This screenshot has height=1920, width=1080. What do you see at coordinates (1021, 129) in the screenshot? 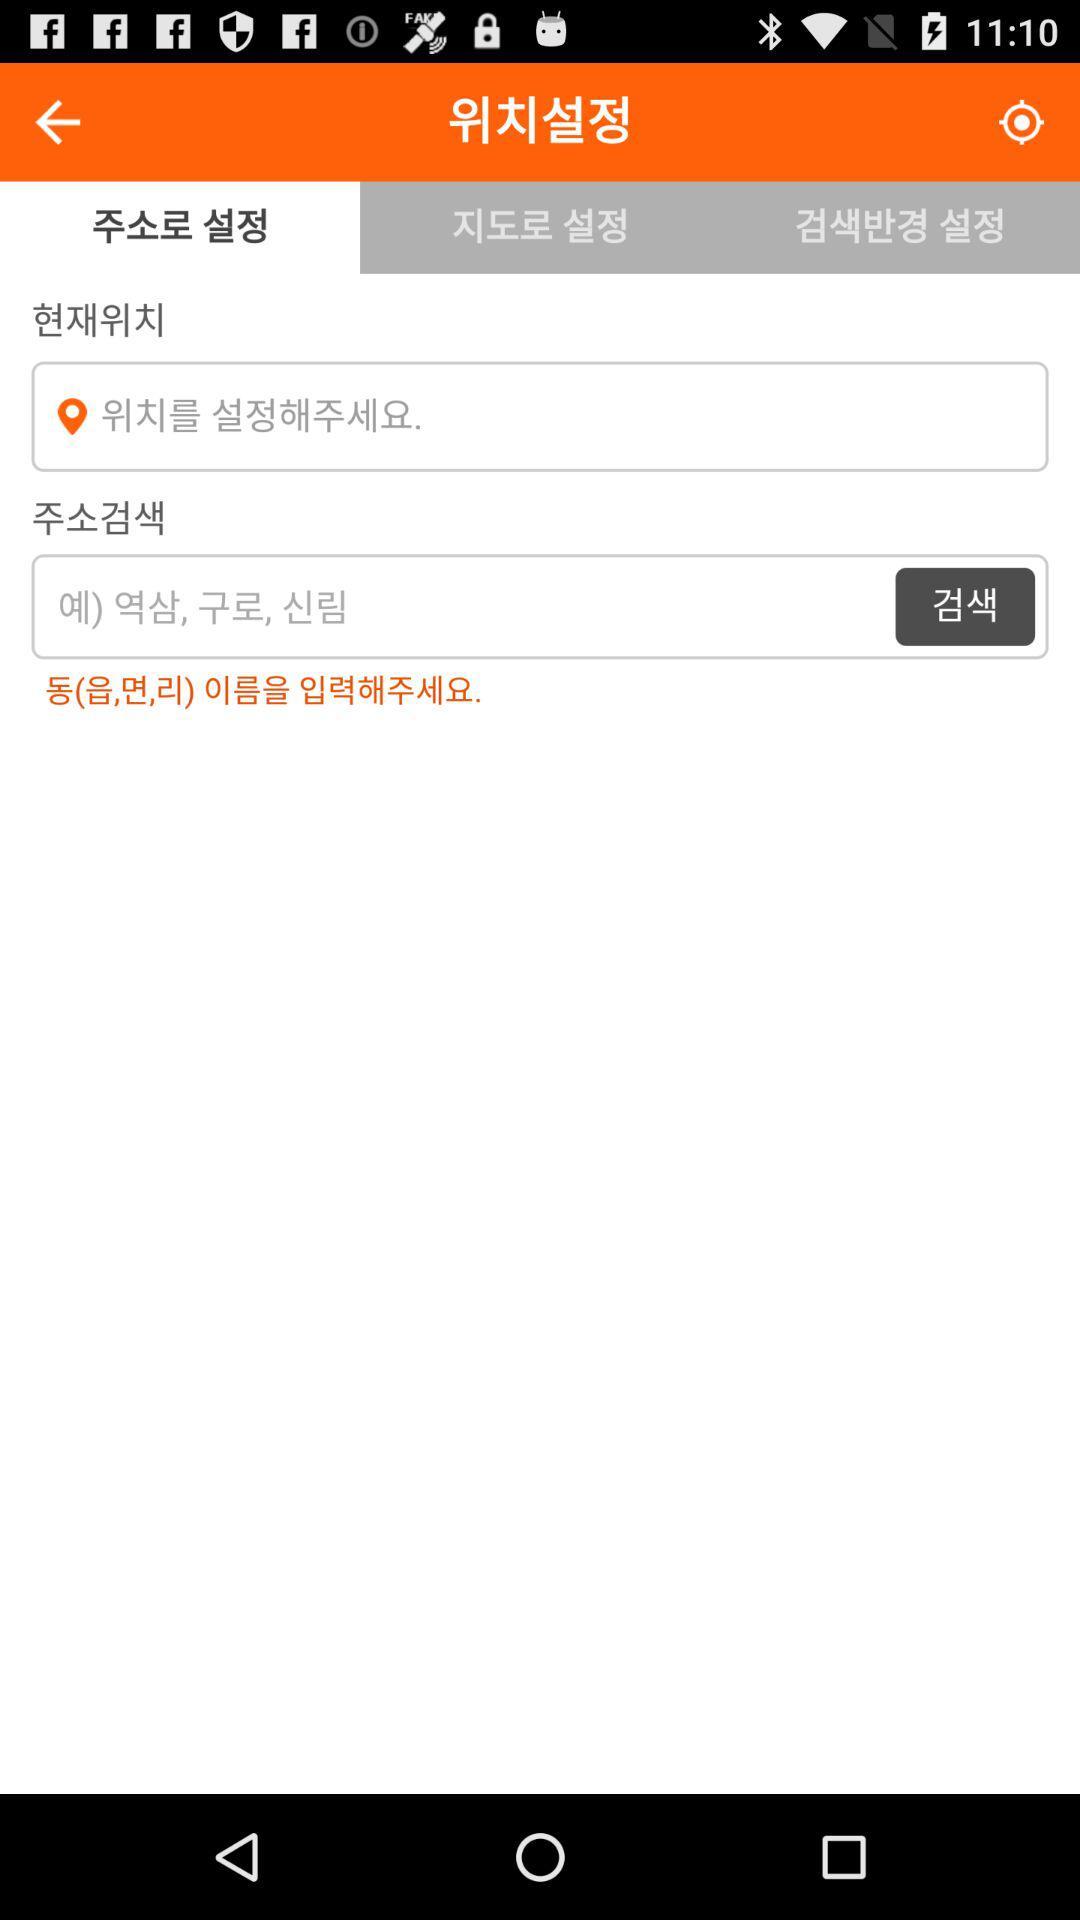
I see `the location_crosshair icon` at bounding box center [1021, 129].